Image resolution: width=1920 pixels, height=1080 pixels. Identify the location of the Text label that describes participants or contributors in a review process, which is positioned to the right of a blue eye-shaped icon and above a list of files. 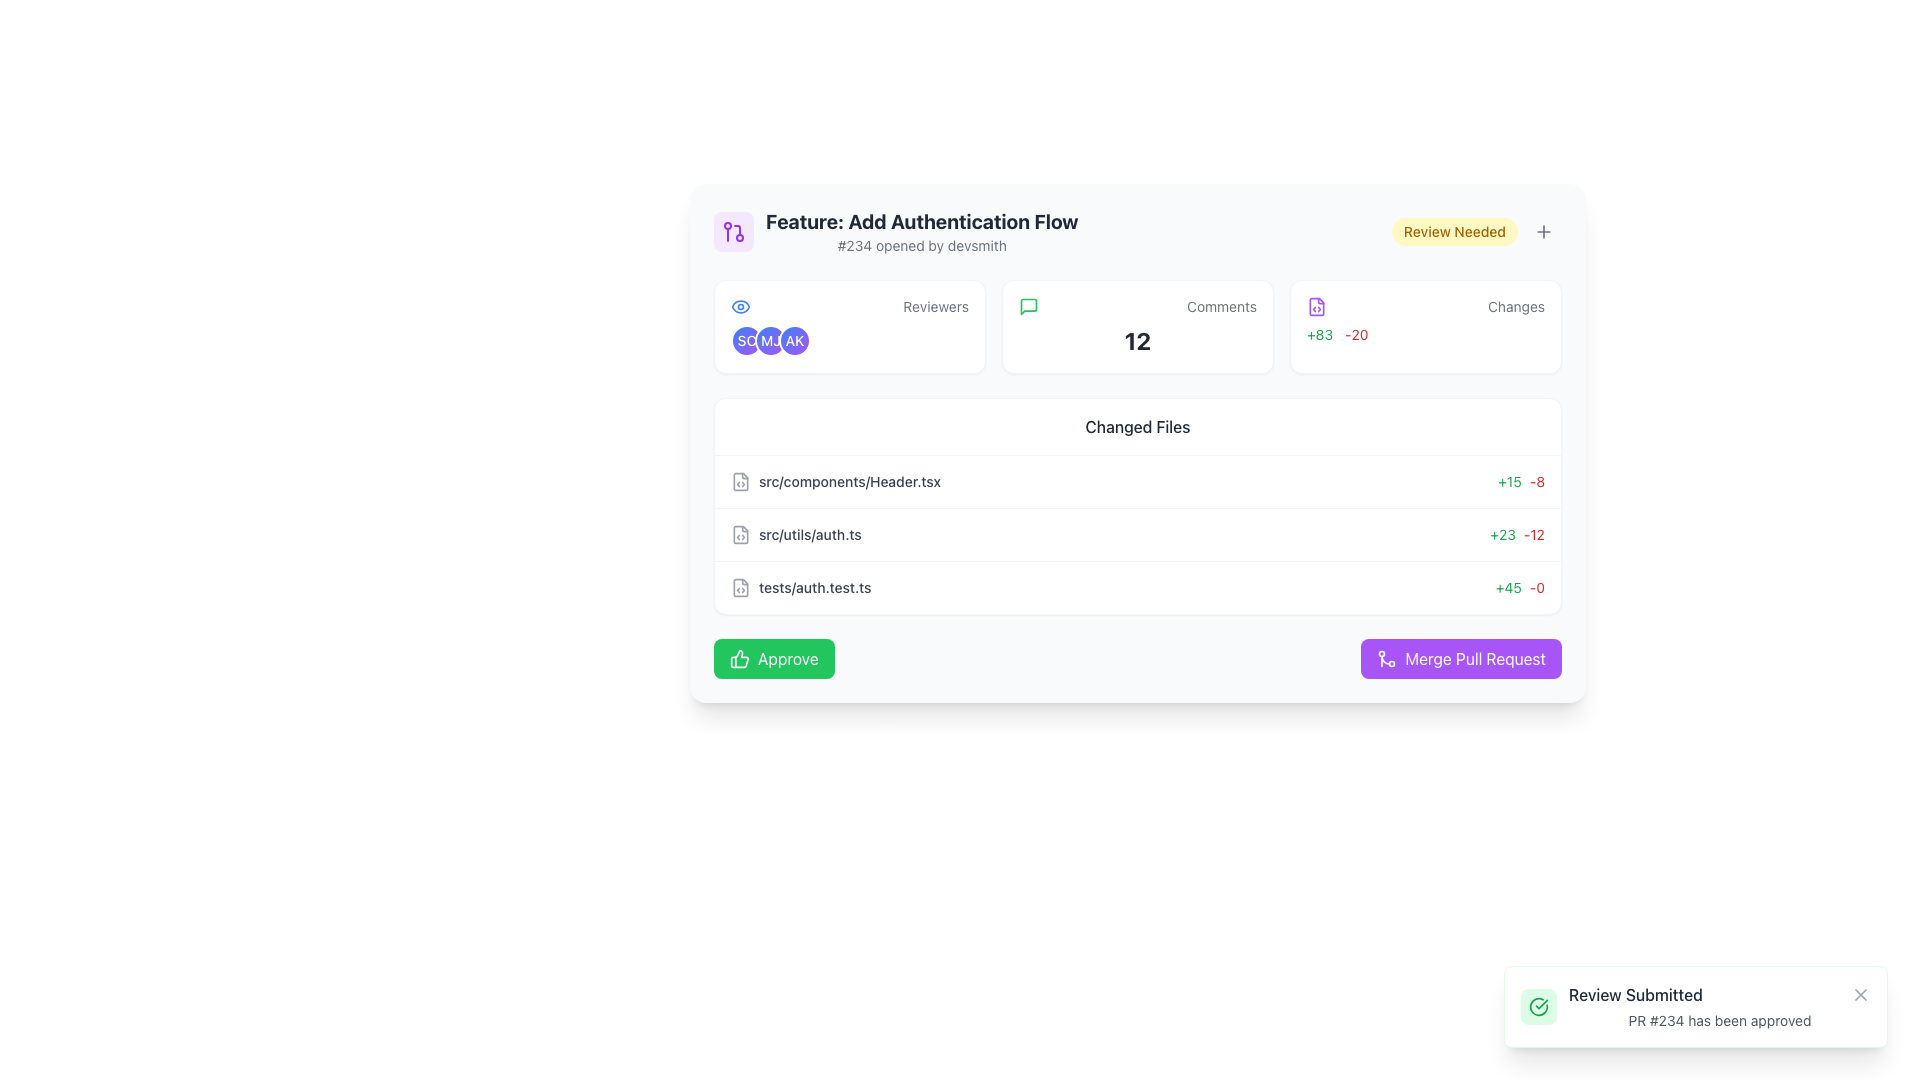
(935, 307).